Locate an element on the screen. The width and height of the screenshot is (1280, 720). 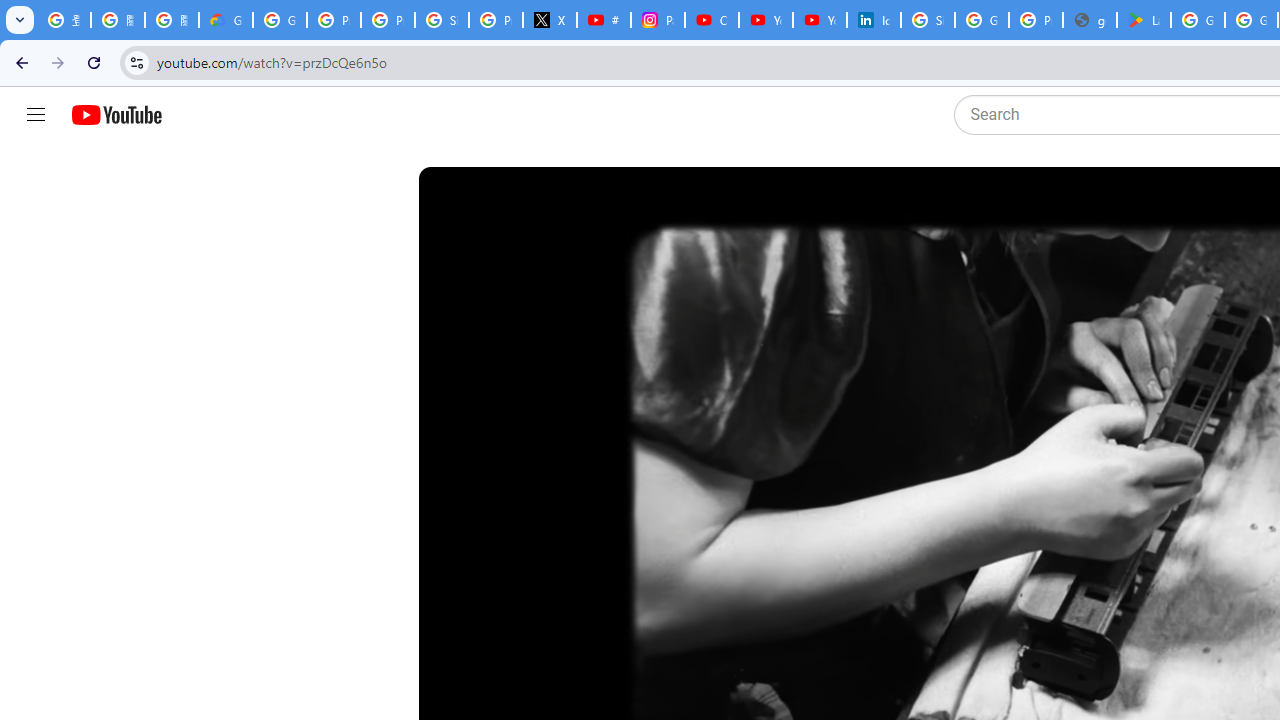
'Last Shelter: Survival - Apps on Google Play' is located at coordinates (1144, 20).